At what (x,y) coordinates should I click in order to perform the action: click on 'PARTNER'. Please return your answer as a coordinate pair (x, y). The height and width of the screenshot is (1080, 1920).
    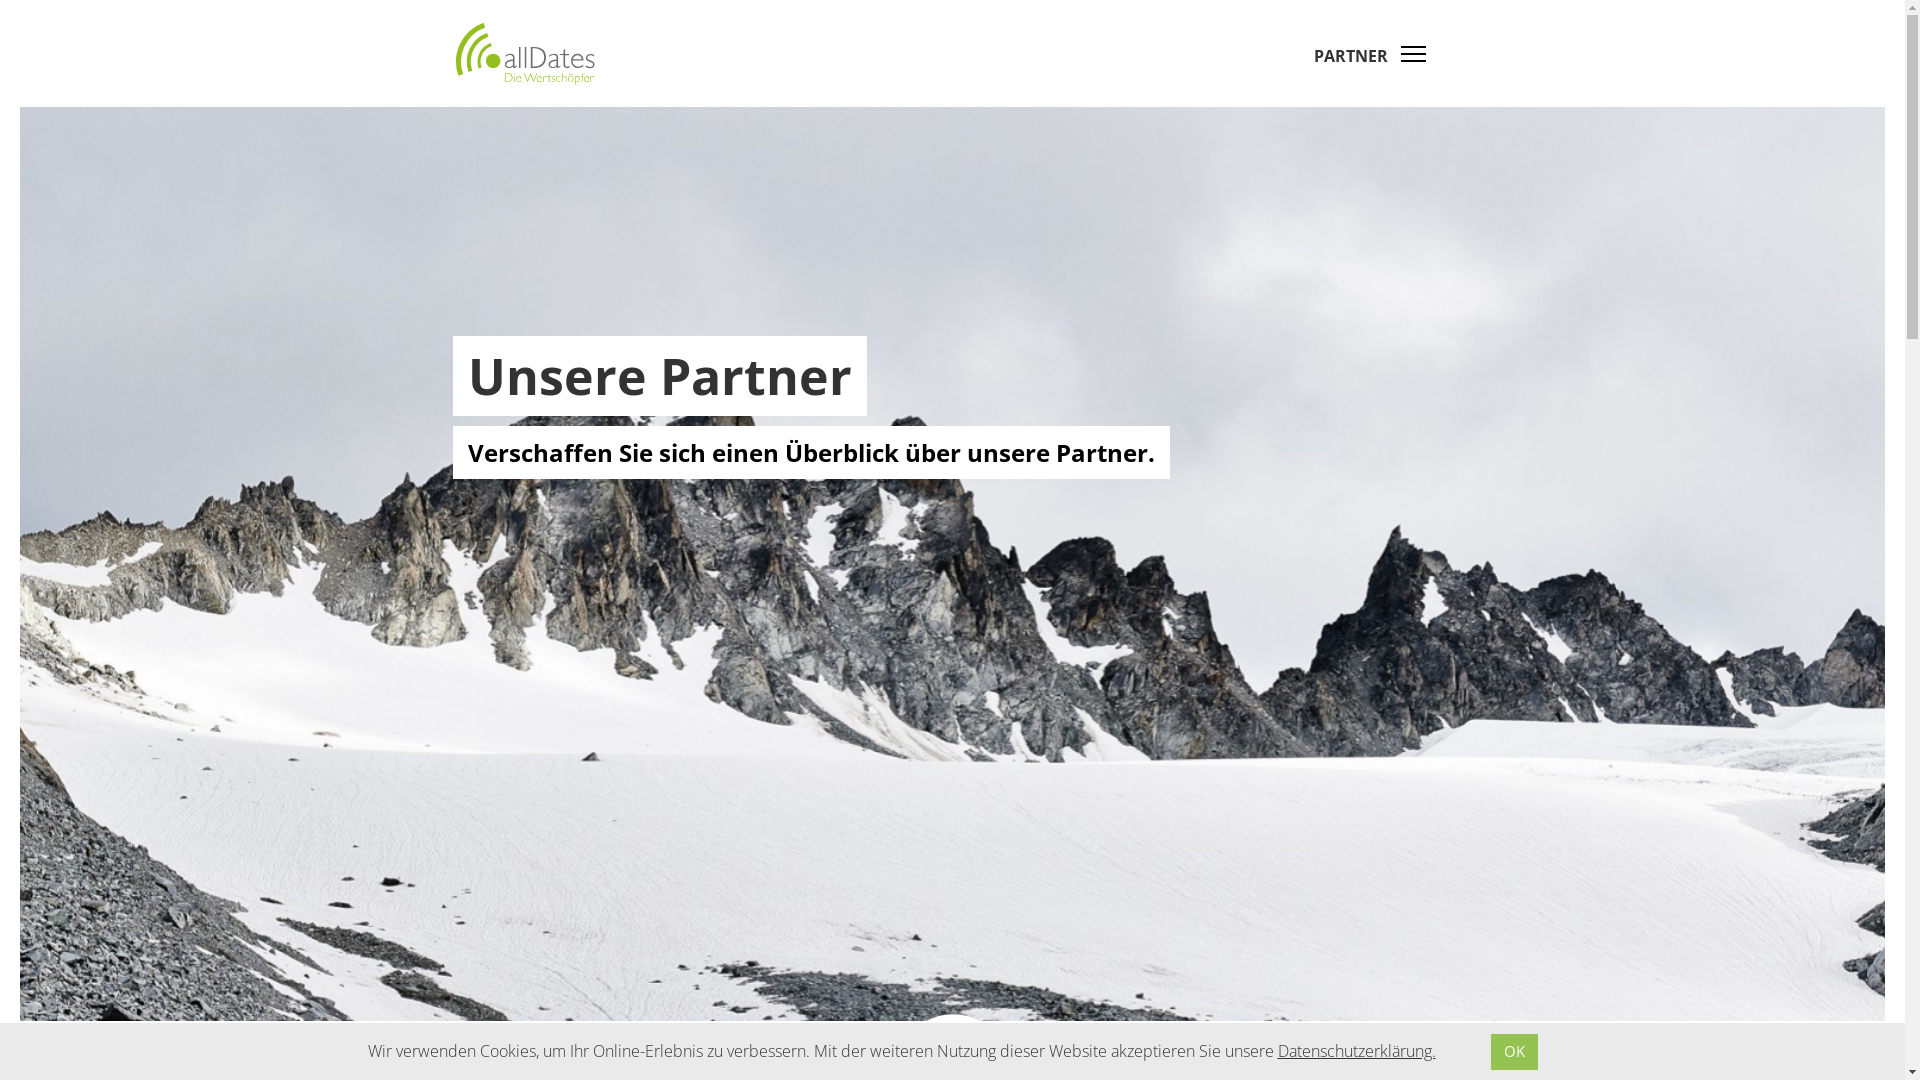
    Looking at the image, I should click on (1314, 55).